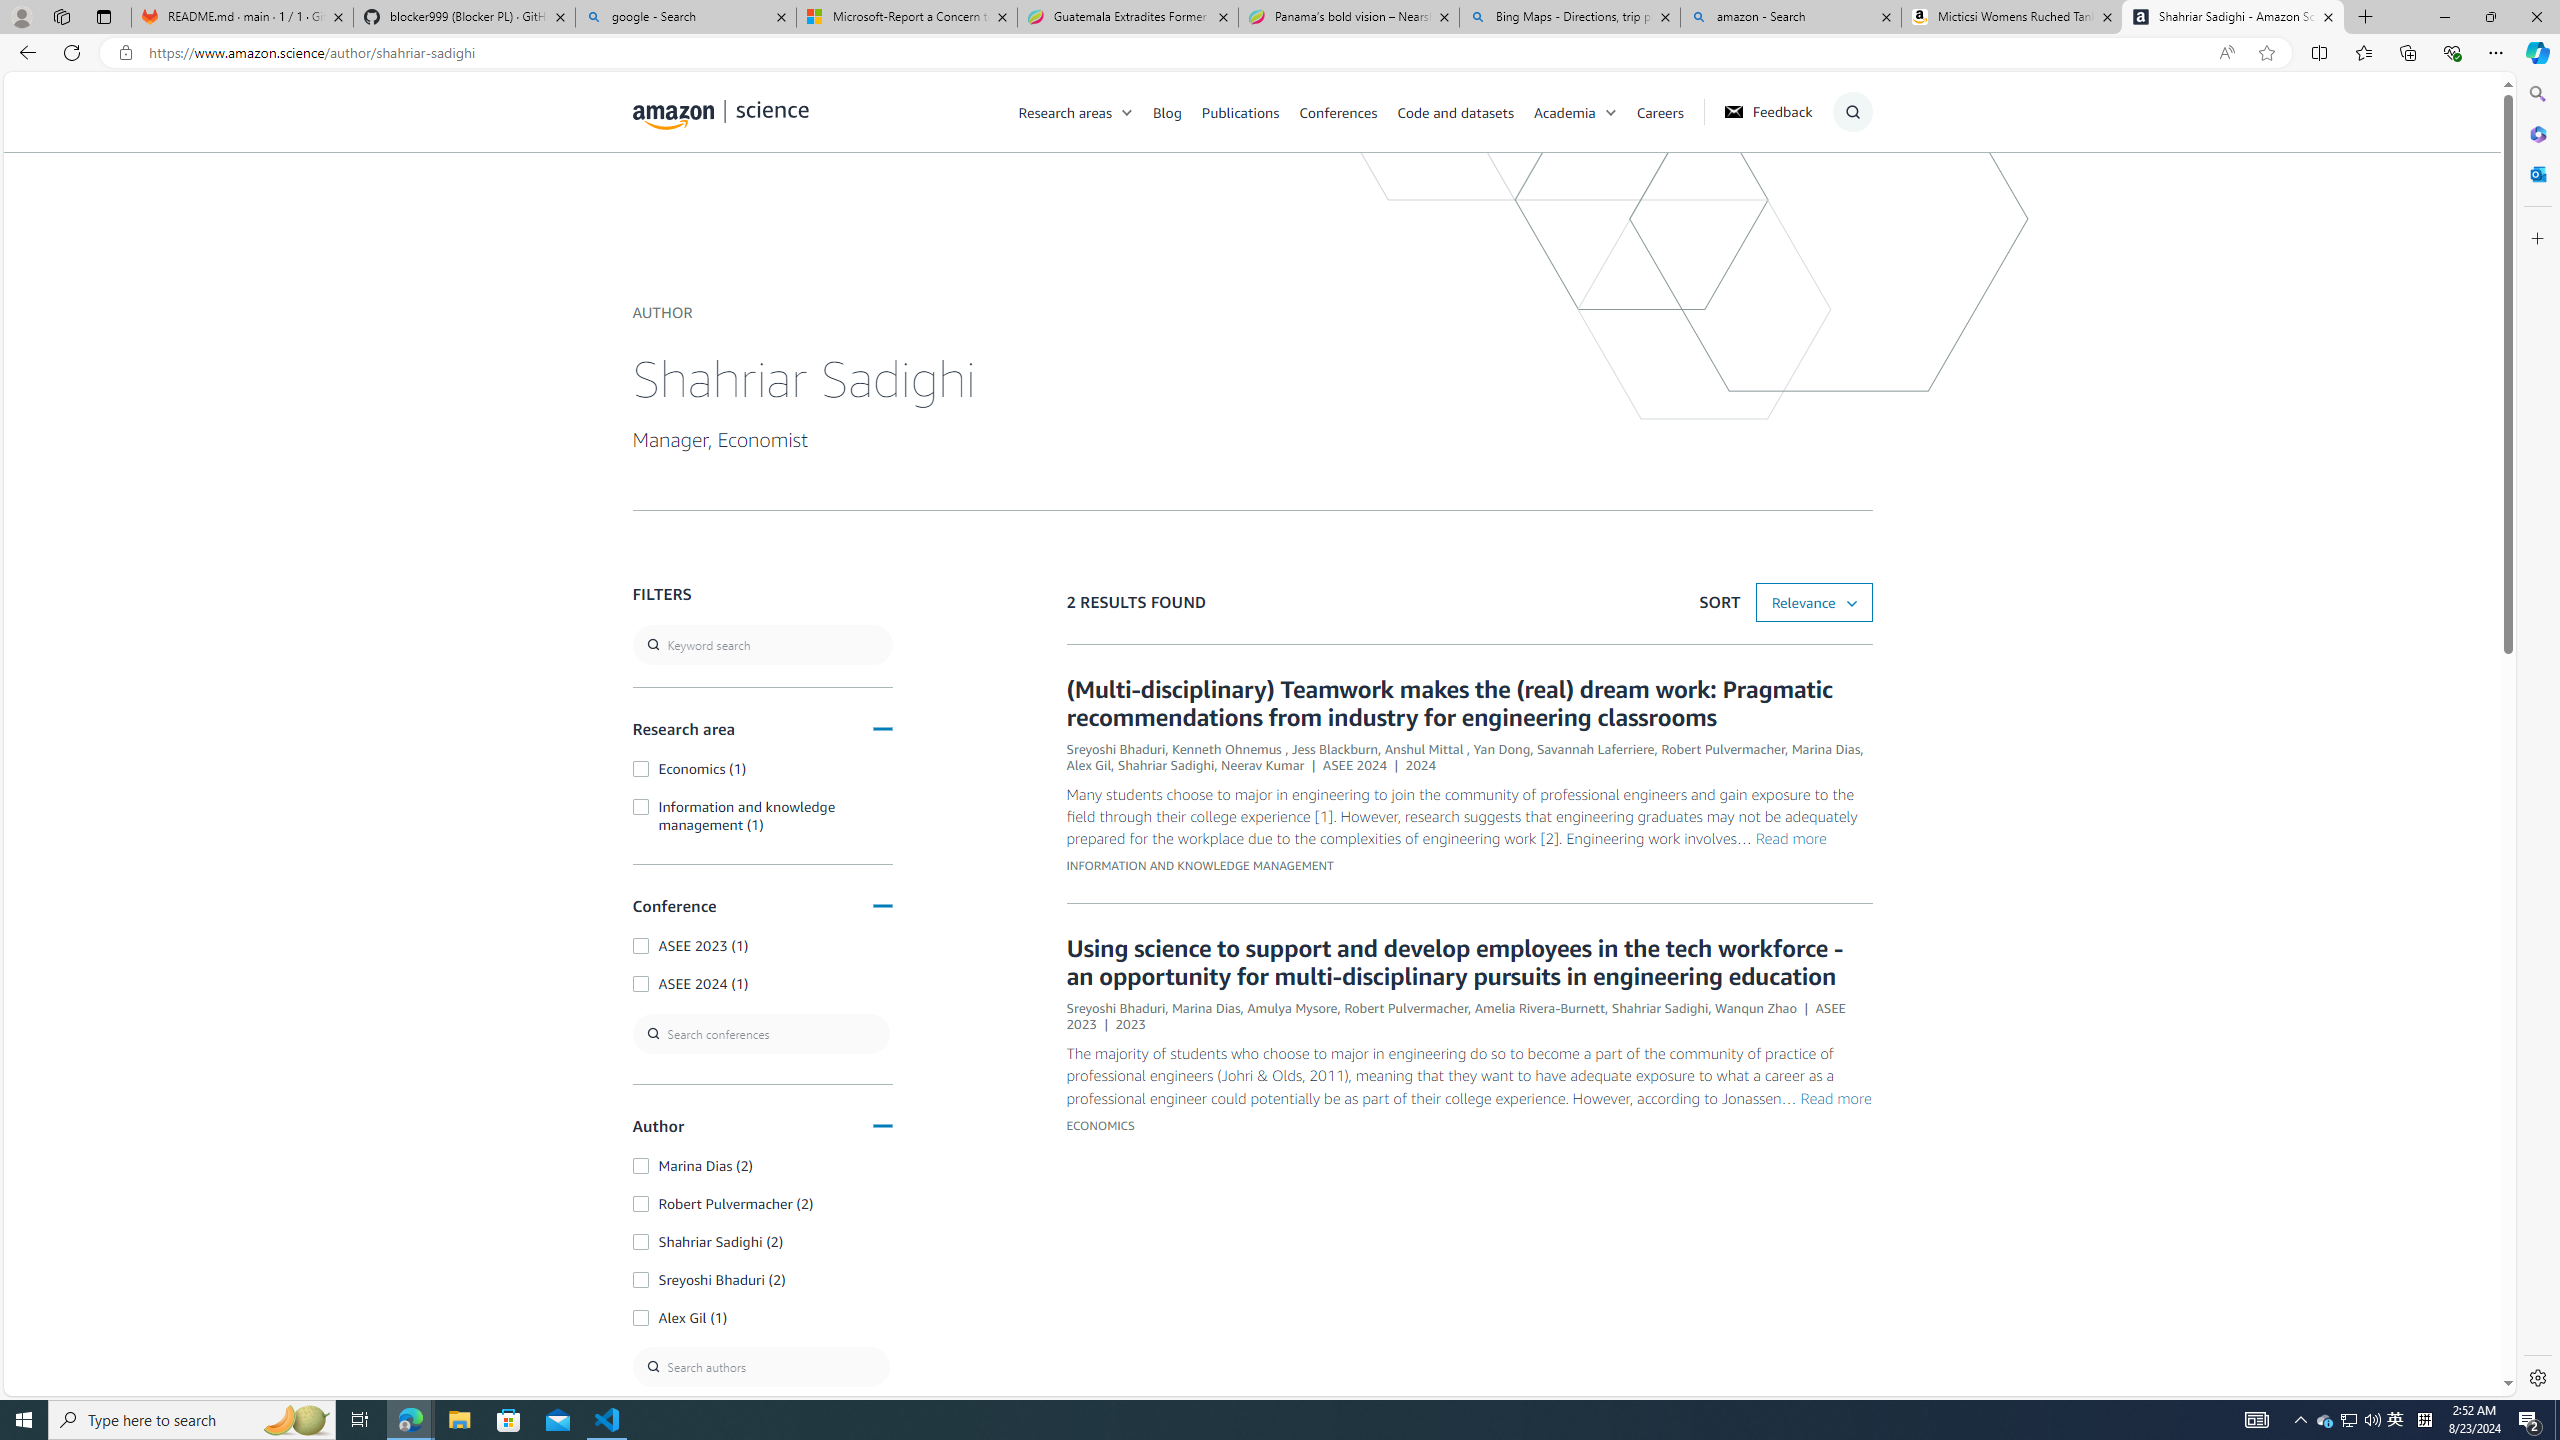  I want to click on 'Wanqun Zhao', so click(1756, 1007).